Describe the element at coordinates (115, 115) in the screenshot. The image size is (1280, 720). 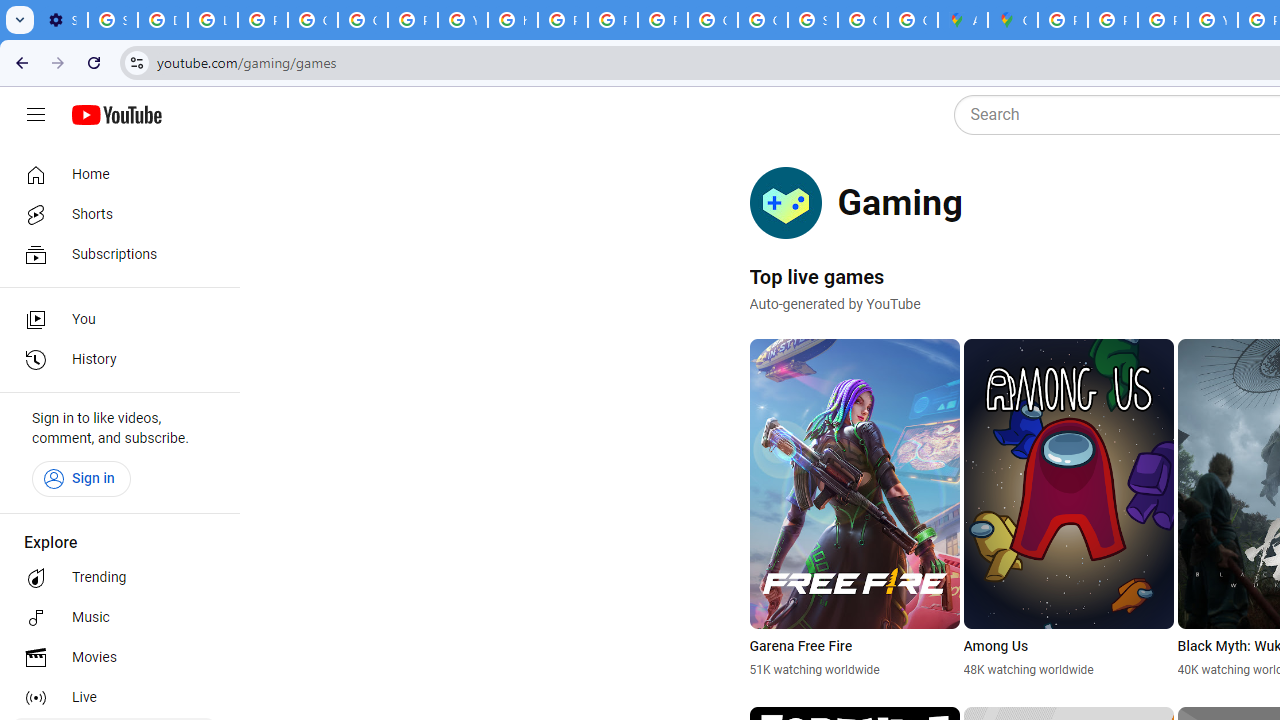
I see `'YouTube Home'` at that location.